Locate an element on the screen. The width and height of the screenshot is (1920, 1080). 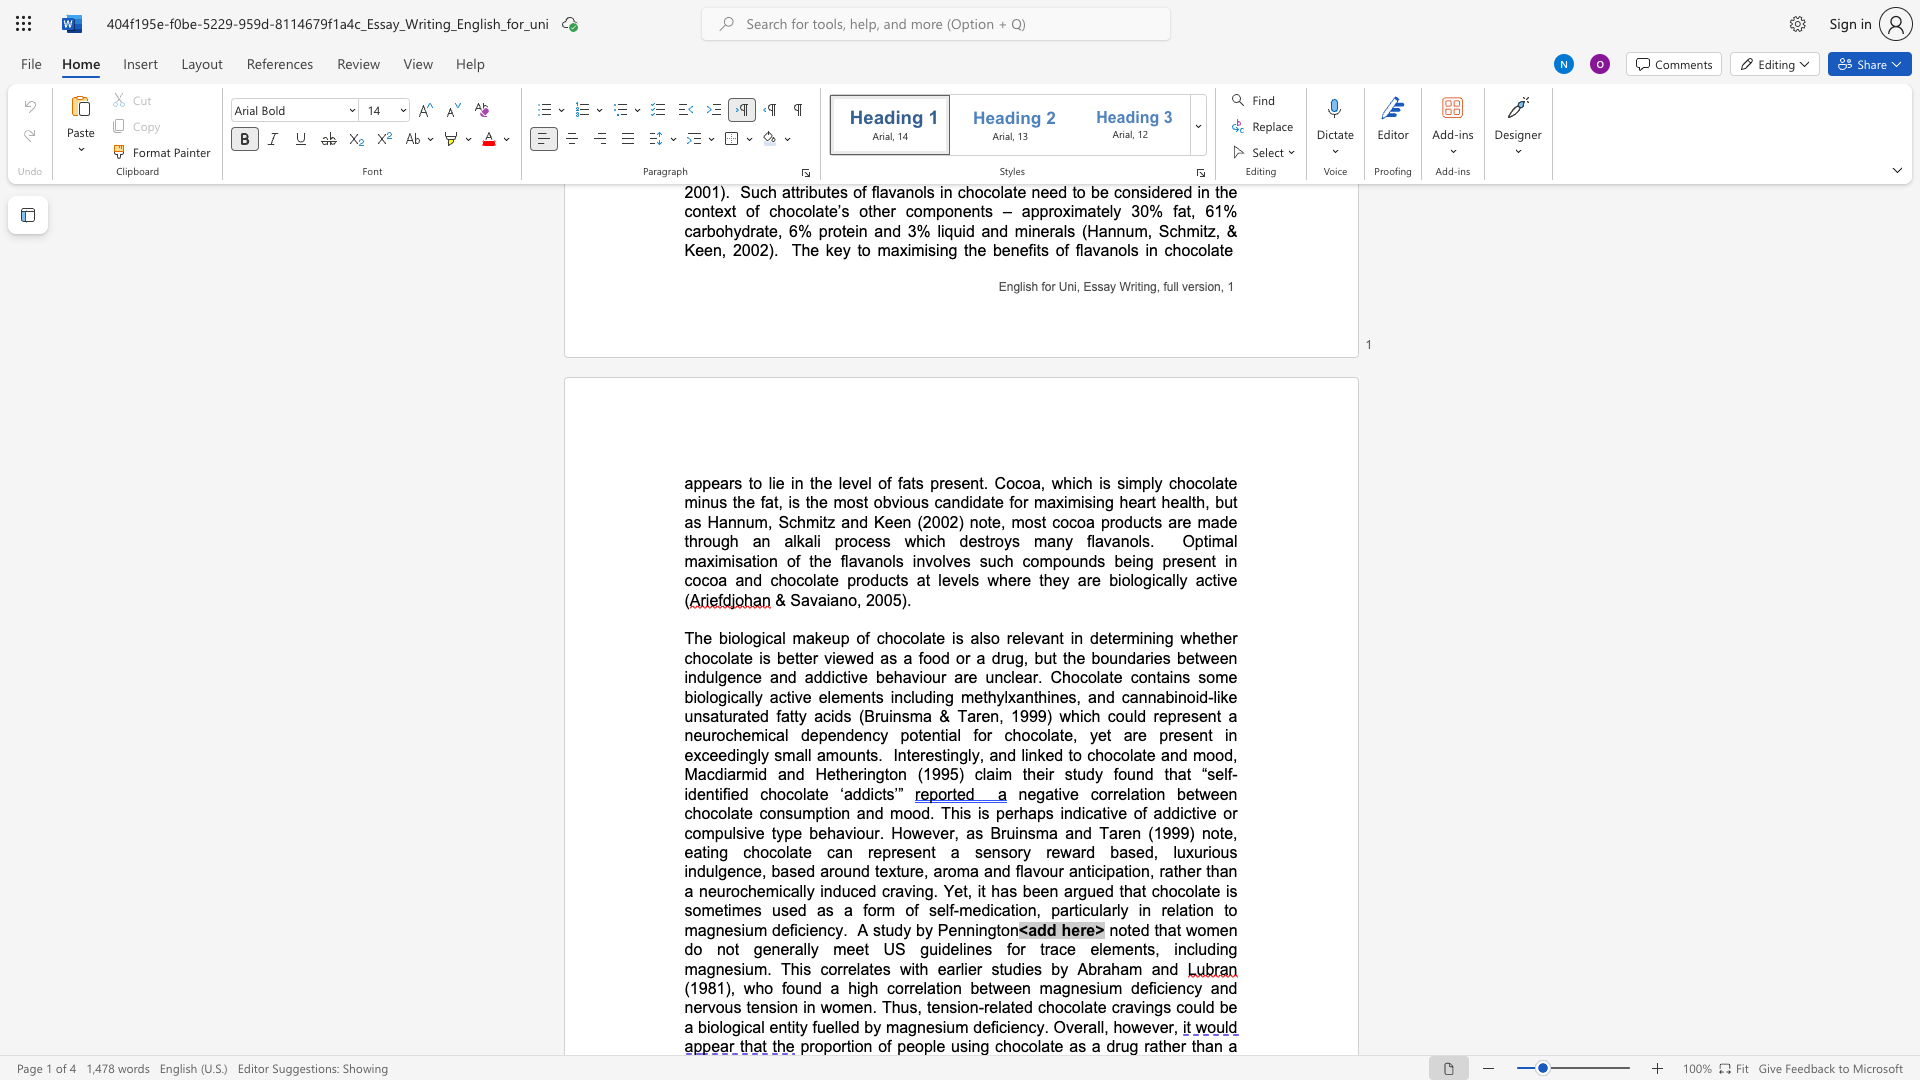
the subset text "tud" within the text "A study by Pennington" is located at coordinates (880, 930).